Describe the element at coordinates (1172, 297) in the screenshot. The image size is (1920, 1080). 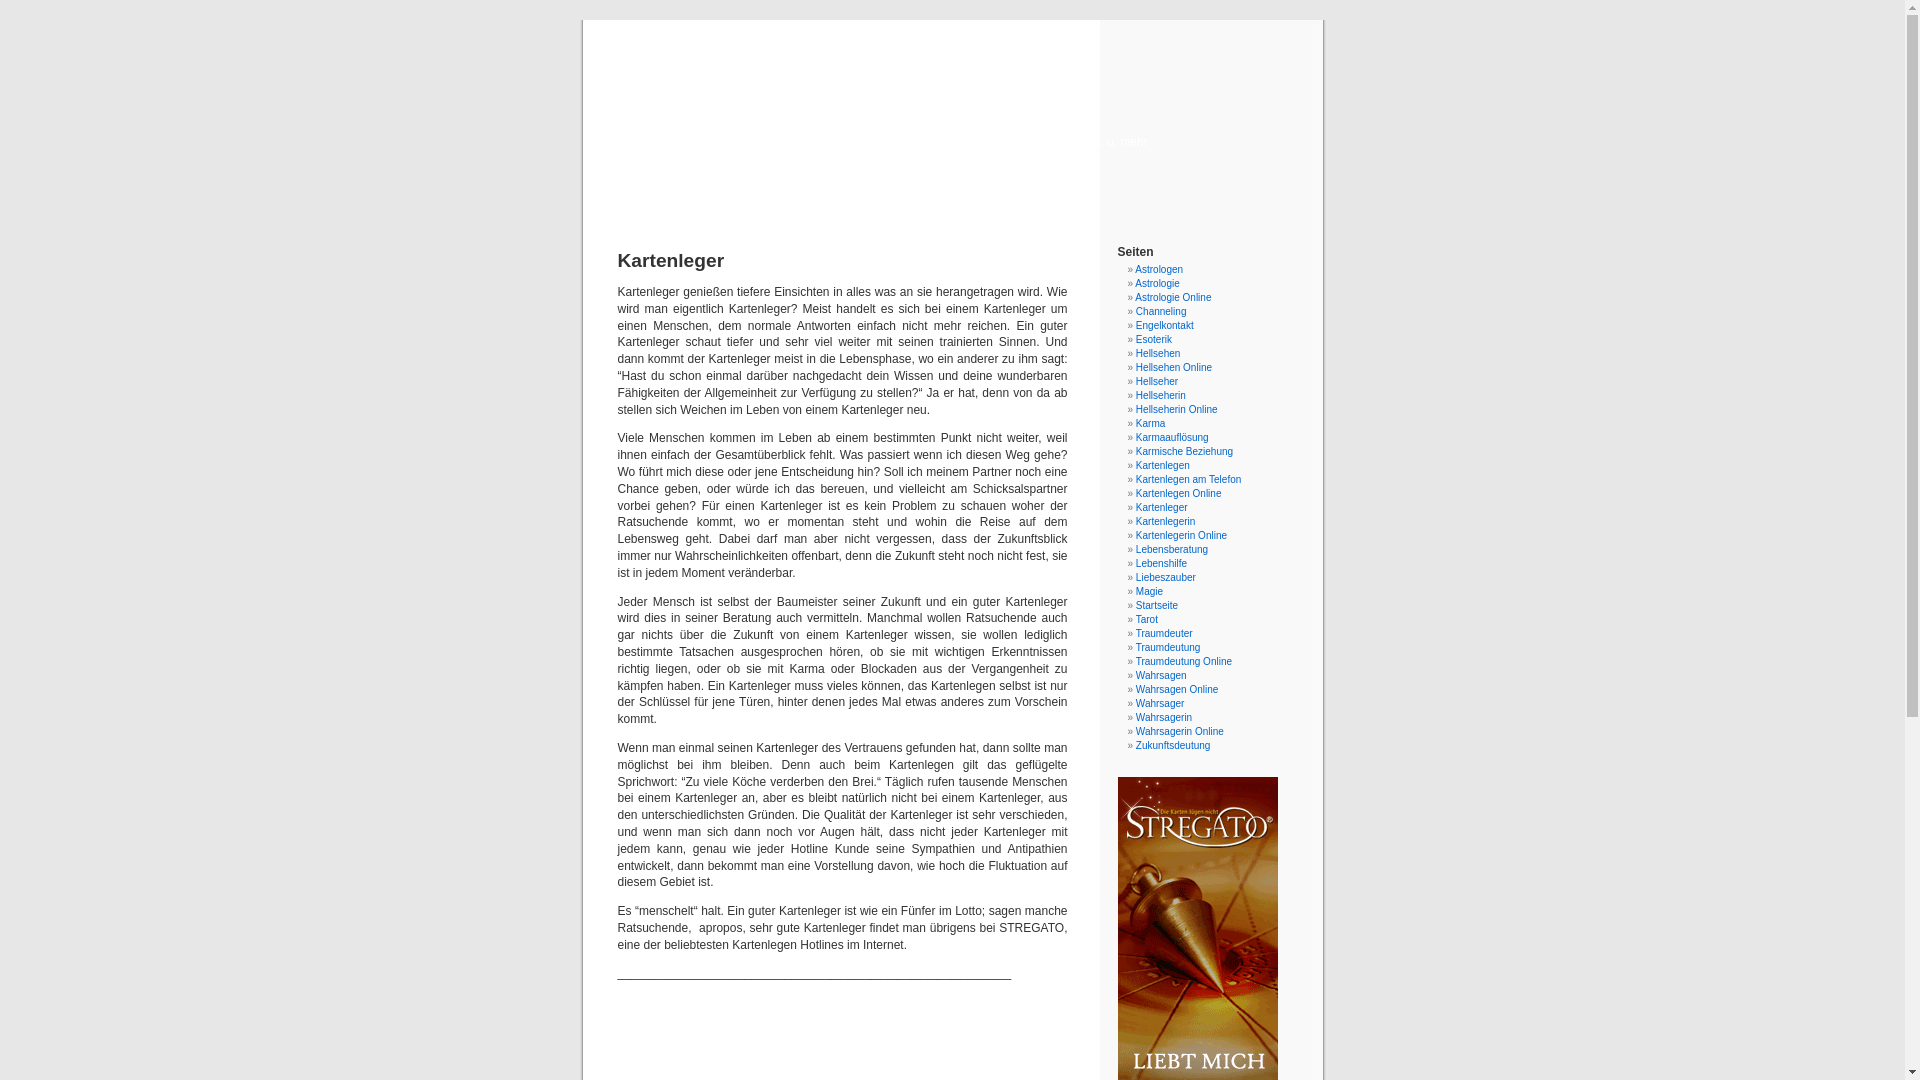
I see `'Astrologie Online'` at that location.